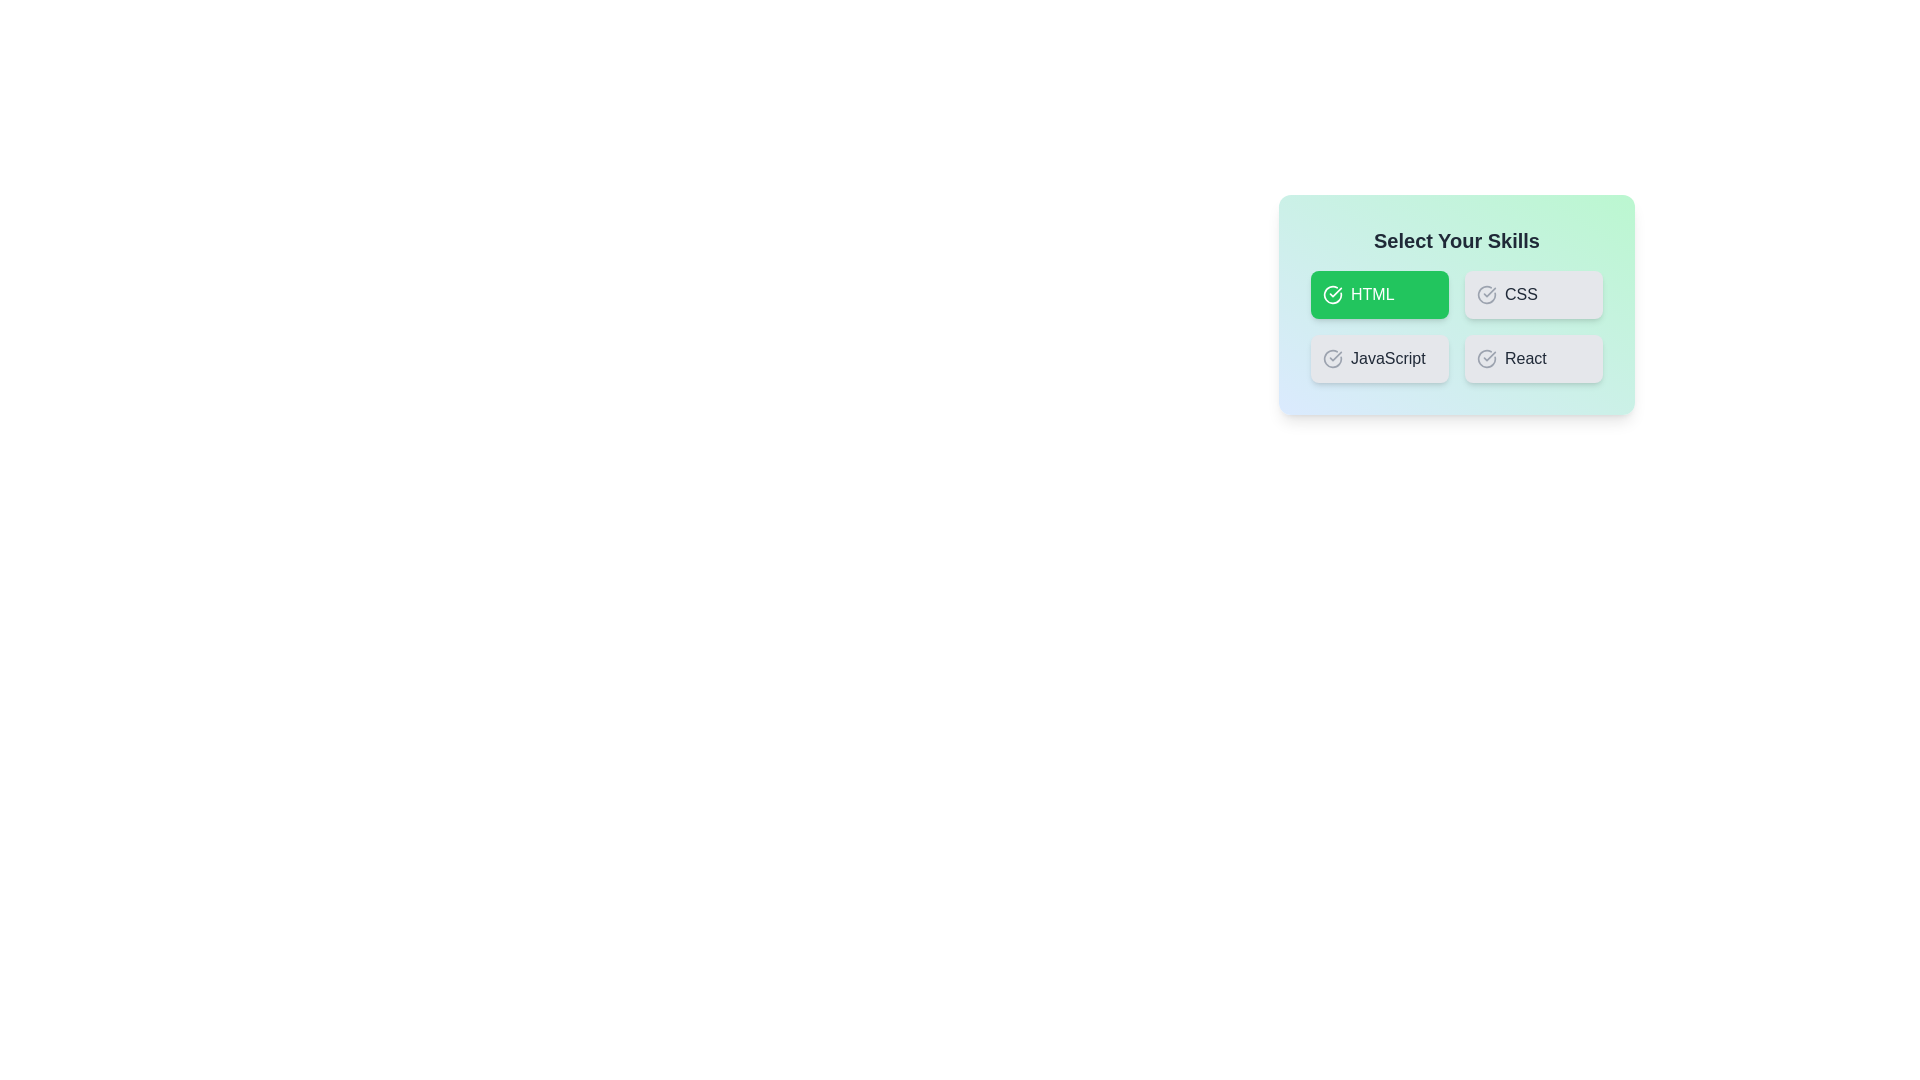 The image size is (1920, 1080). What do you see at coordinates (1533, 357) in the screenshot?
I see `the skill React to observe visual feedback` at bounding box center [1533, 357].